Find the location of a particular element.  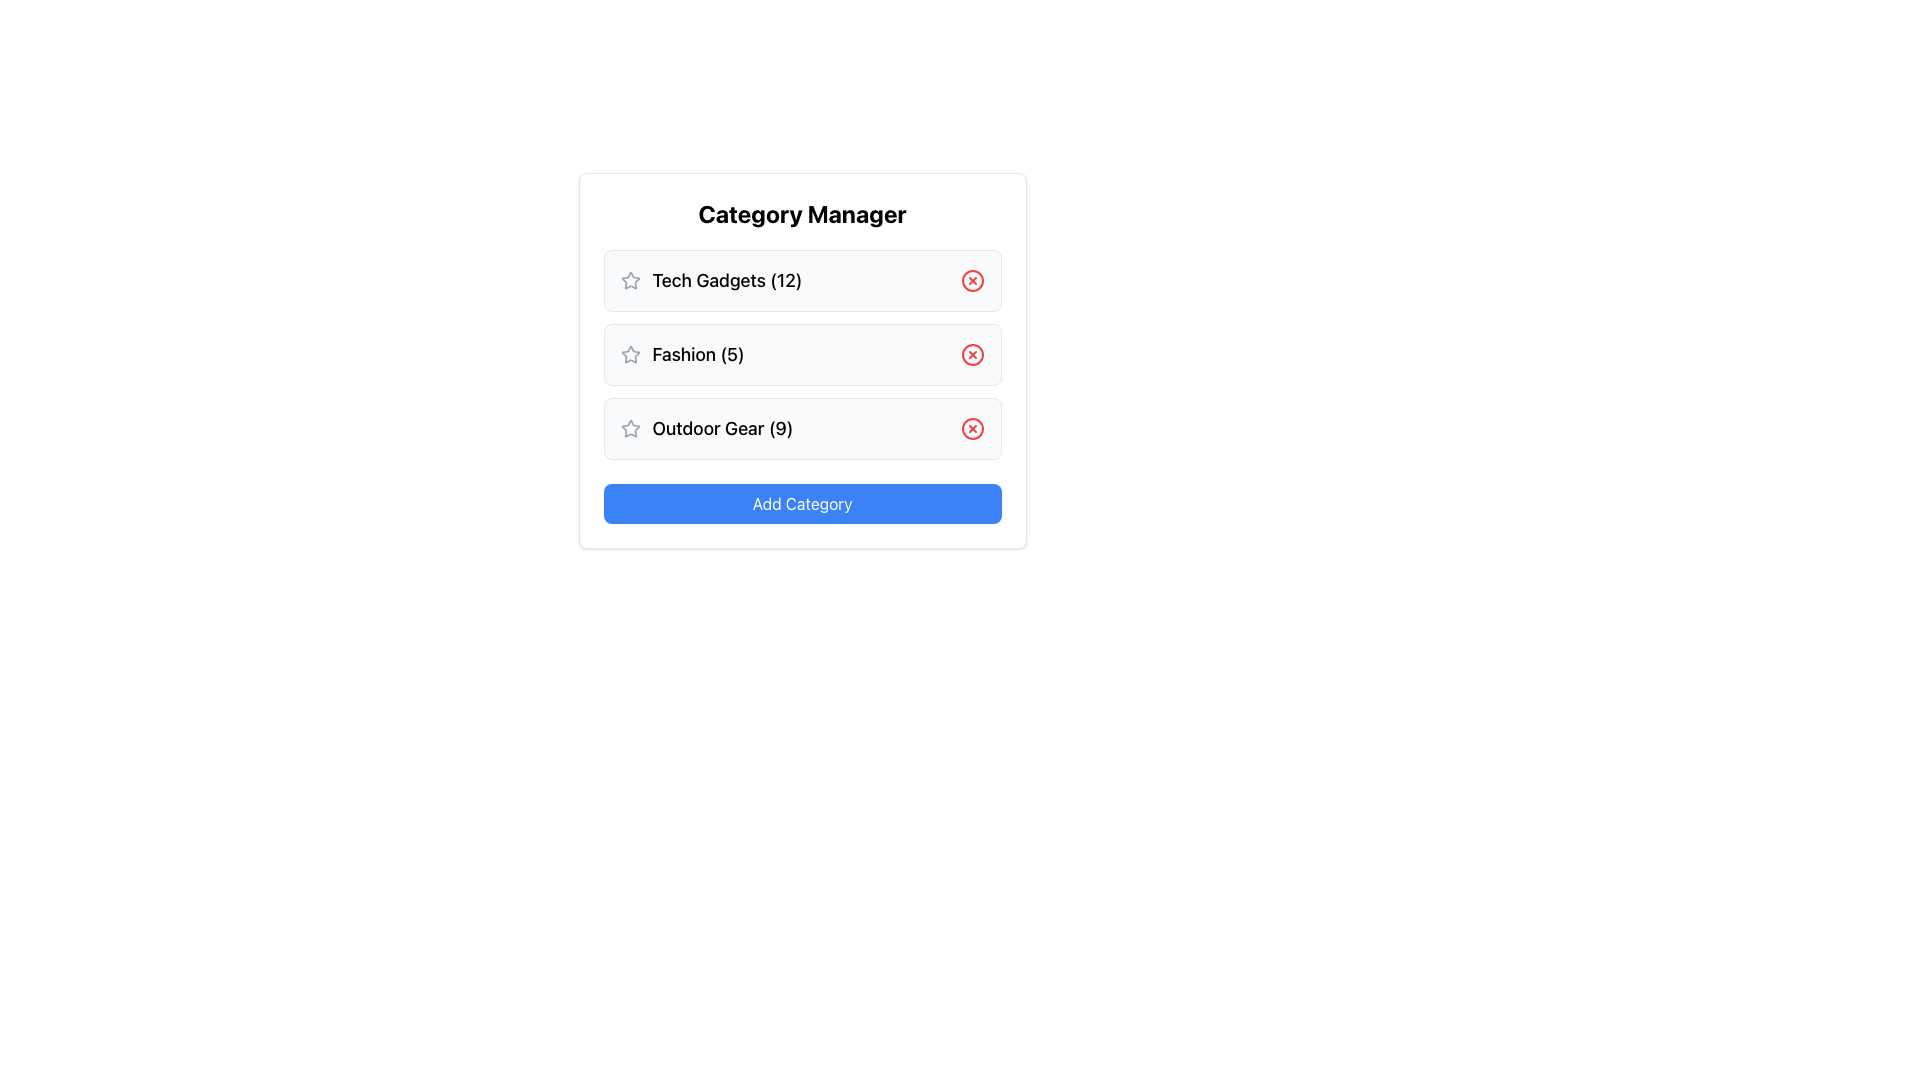

the leftmost icon in the 'Fashion (5)' category row is located at coordinates (629, 353).